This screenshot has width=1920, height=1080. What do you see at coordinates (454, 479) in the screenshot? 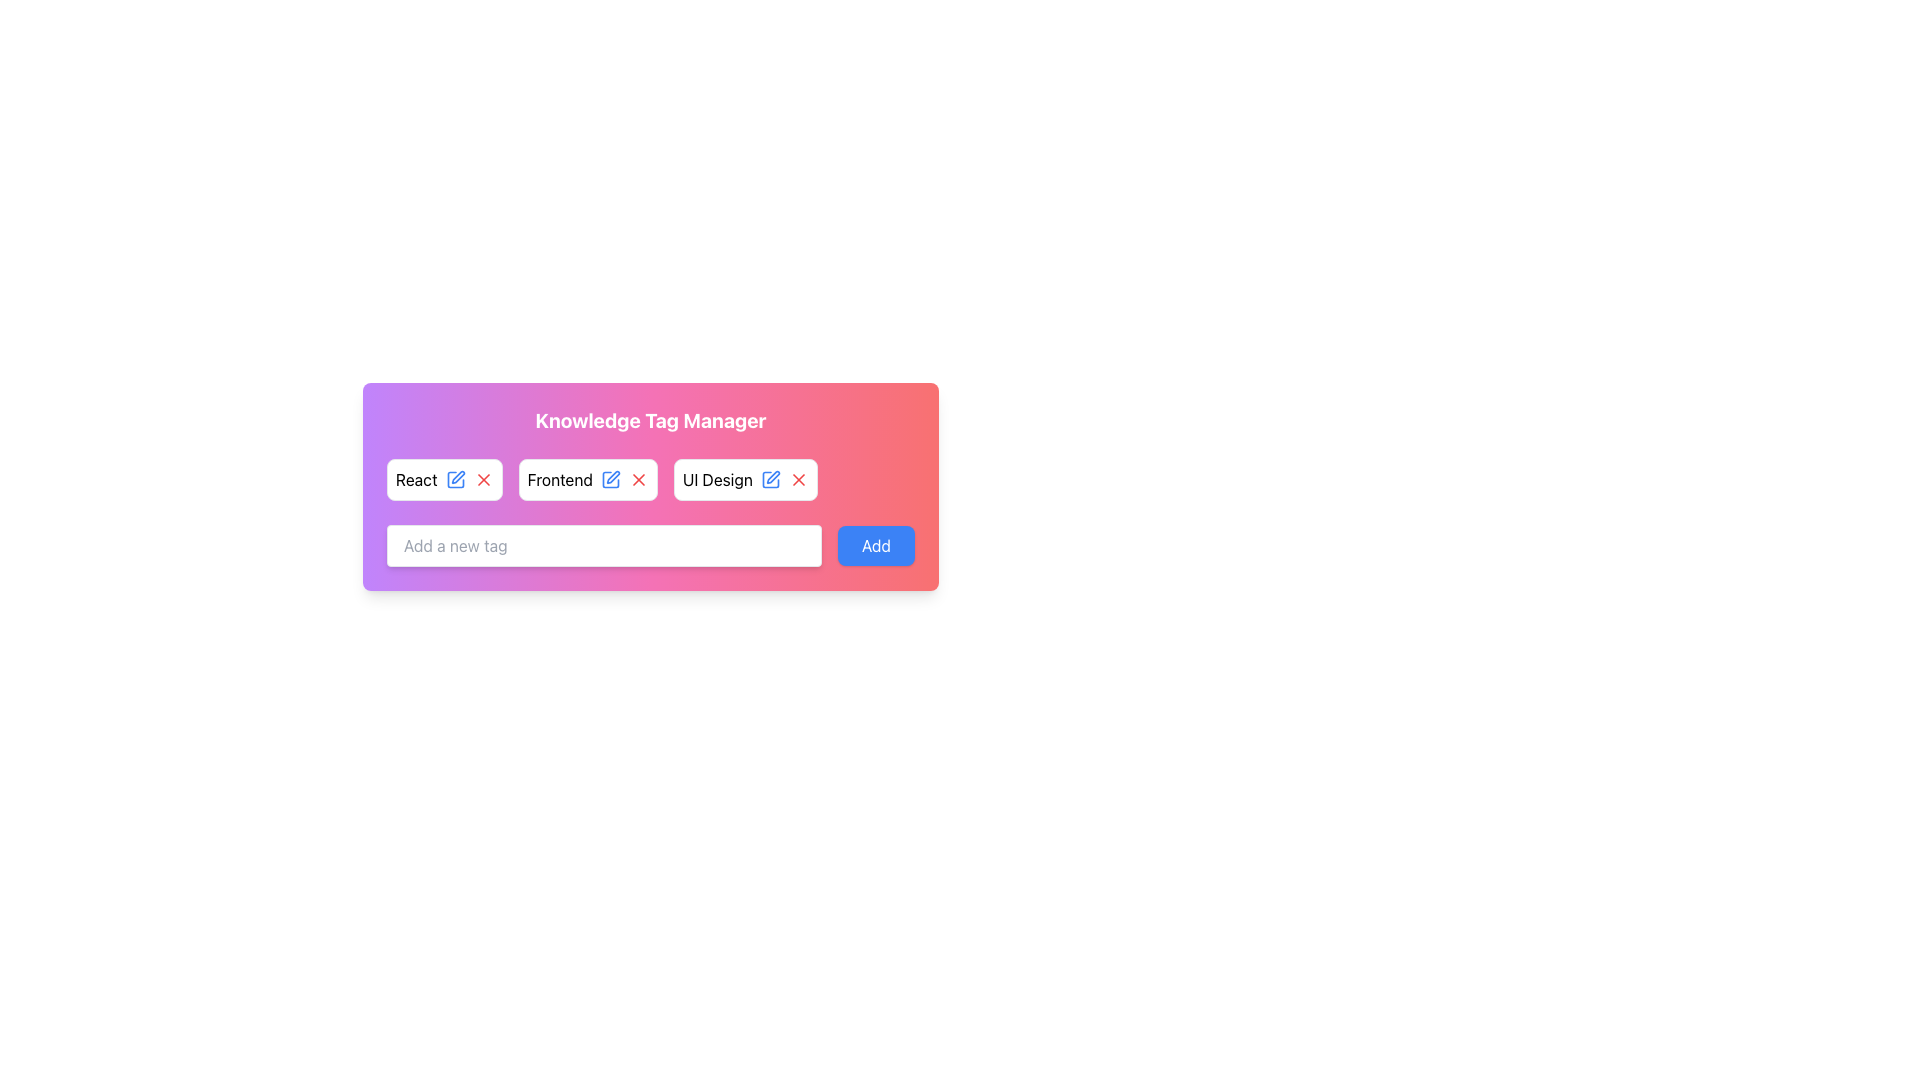
I see `the blue edit icon located to the right of the 'React' tag label to initiate editing the tag` at bounding box center [454, 479].